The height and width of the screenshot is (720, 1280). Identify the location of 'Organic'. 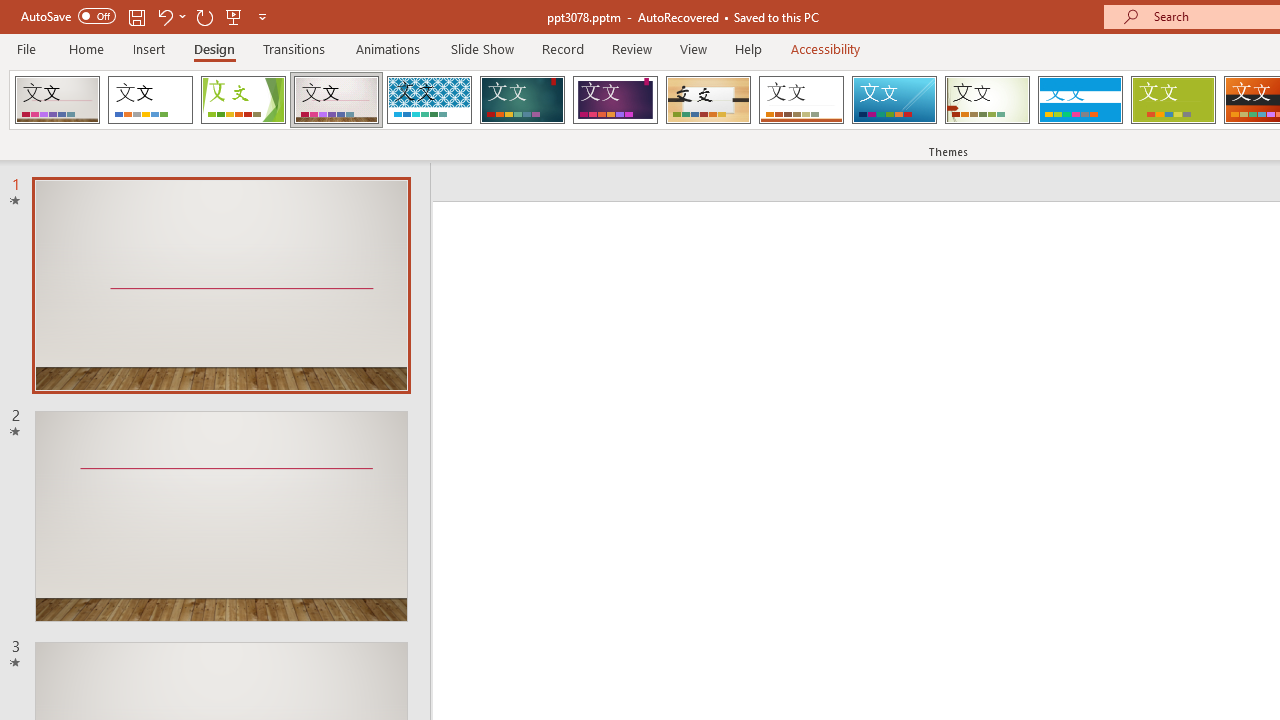
(708, 100).